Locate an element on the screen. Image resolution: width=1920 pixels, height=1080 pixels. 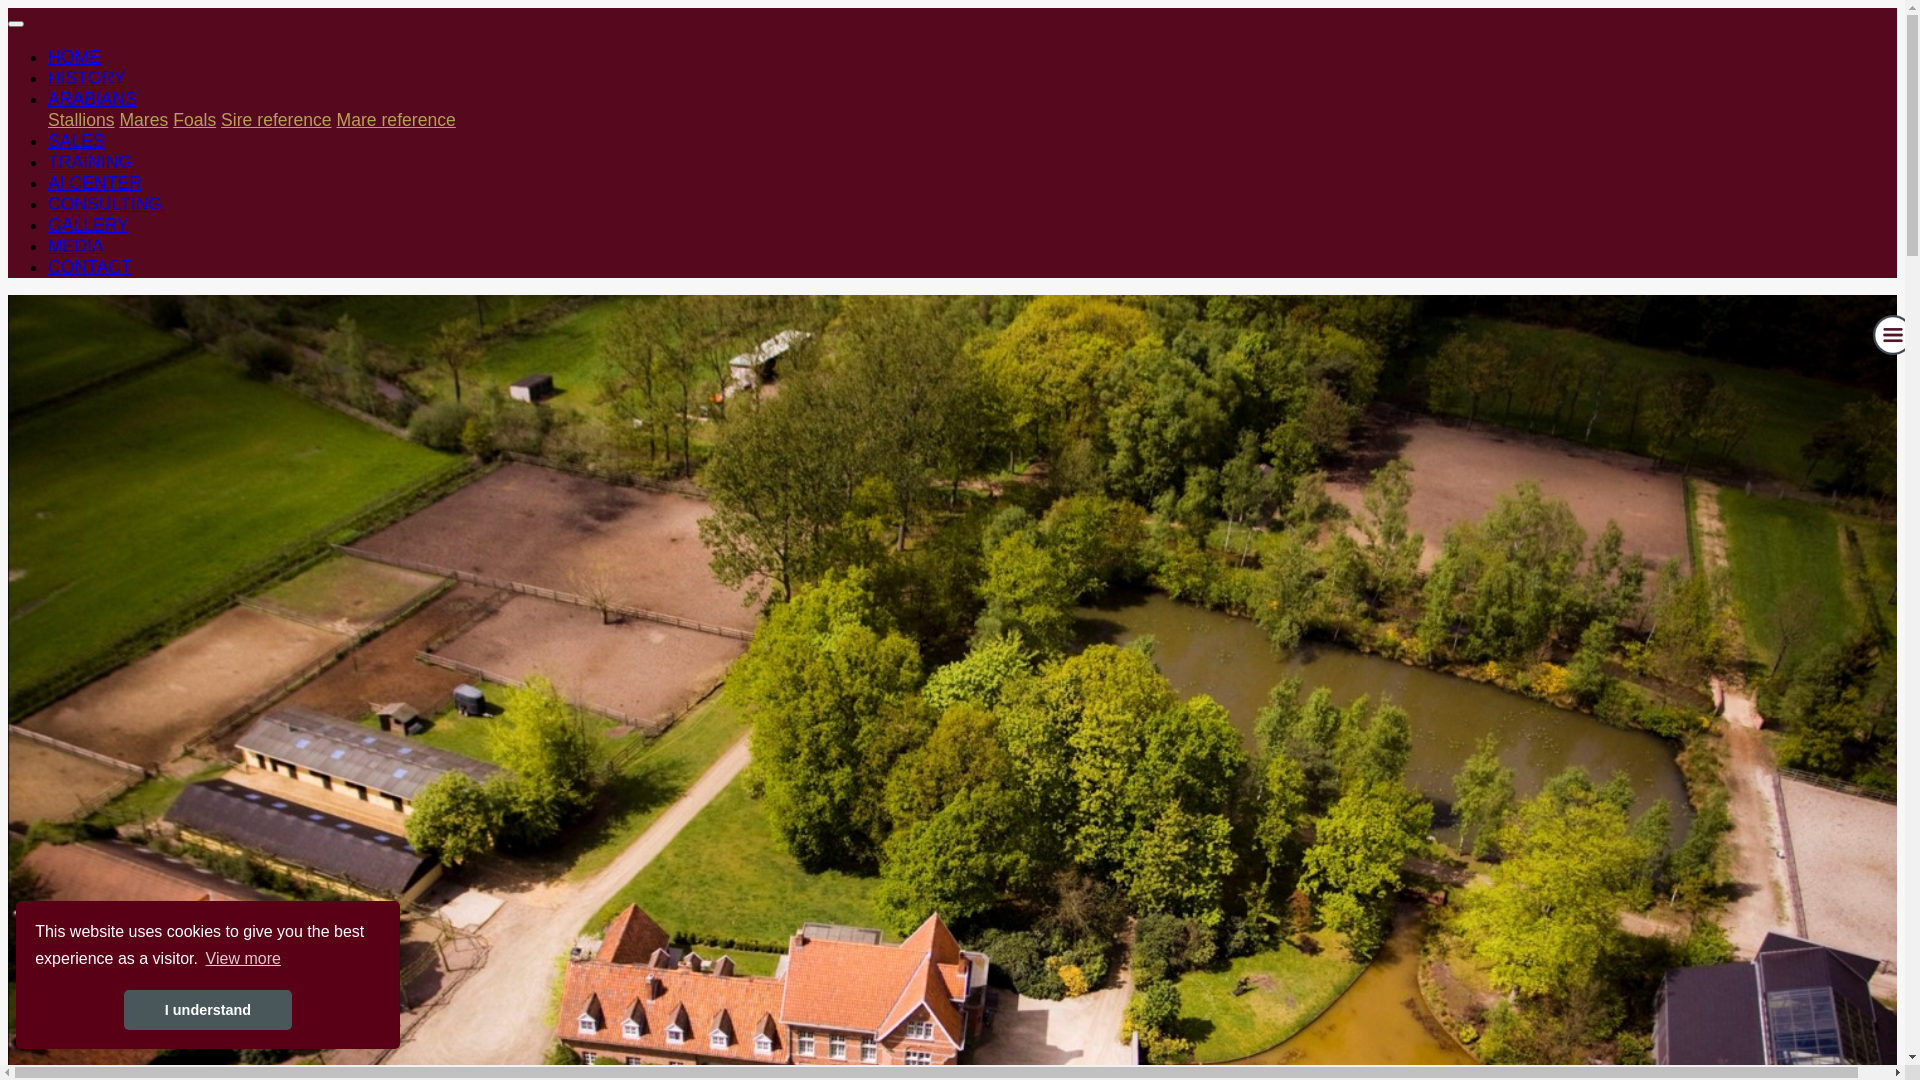
'View more' is located at coordinates (242, 958).